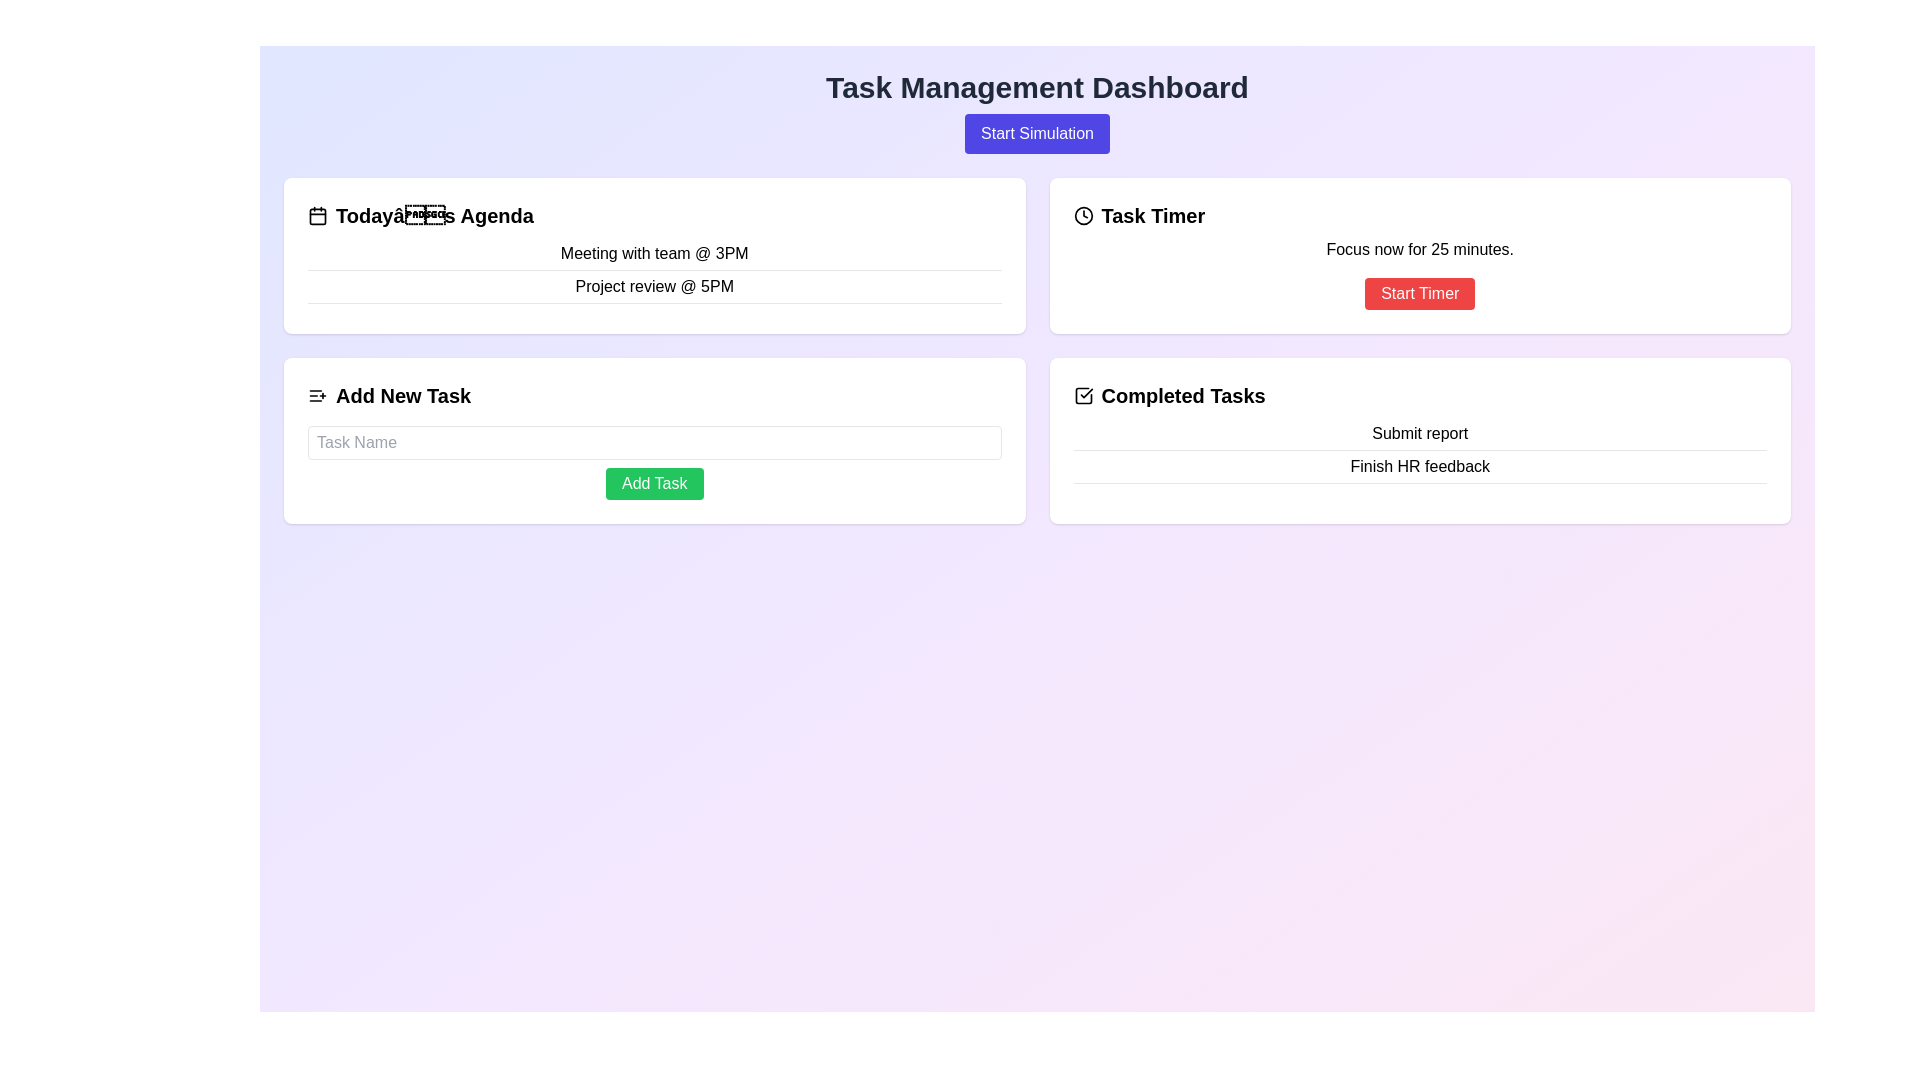 The width and height of the screenshot is (1920, 1080). What do you see at coordinates (1082, 216) in the screenshot?
I see `the circular graphical element of the clock icon located in the 'Task Timer' section, visually representing the clock or timer metaphor` at bounding box center [1082, 216].